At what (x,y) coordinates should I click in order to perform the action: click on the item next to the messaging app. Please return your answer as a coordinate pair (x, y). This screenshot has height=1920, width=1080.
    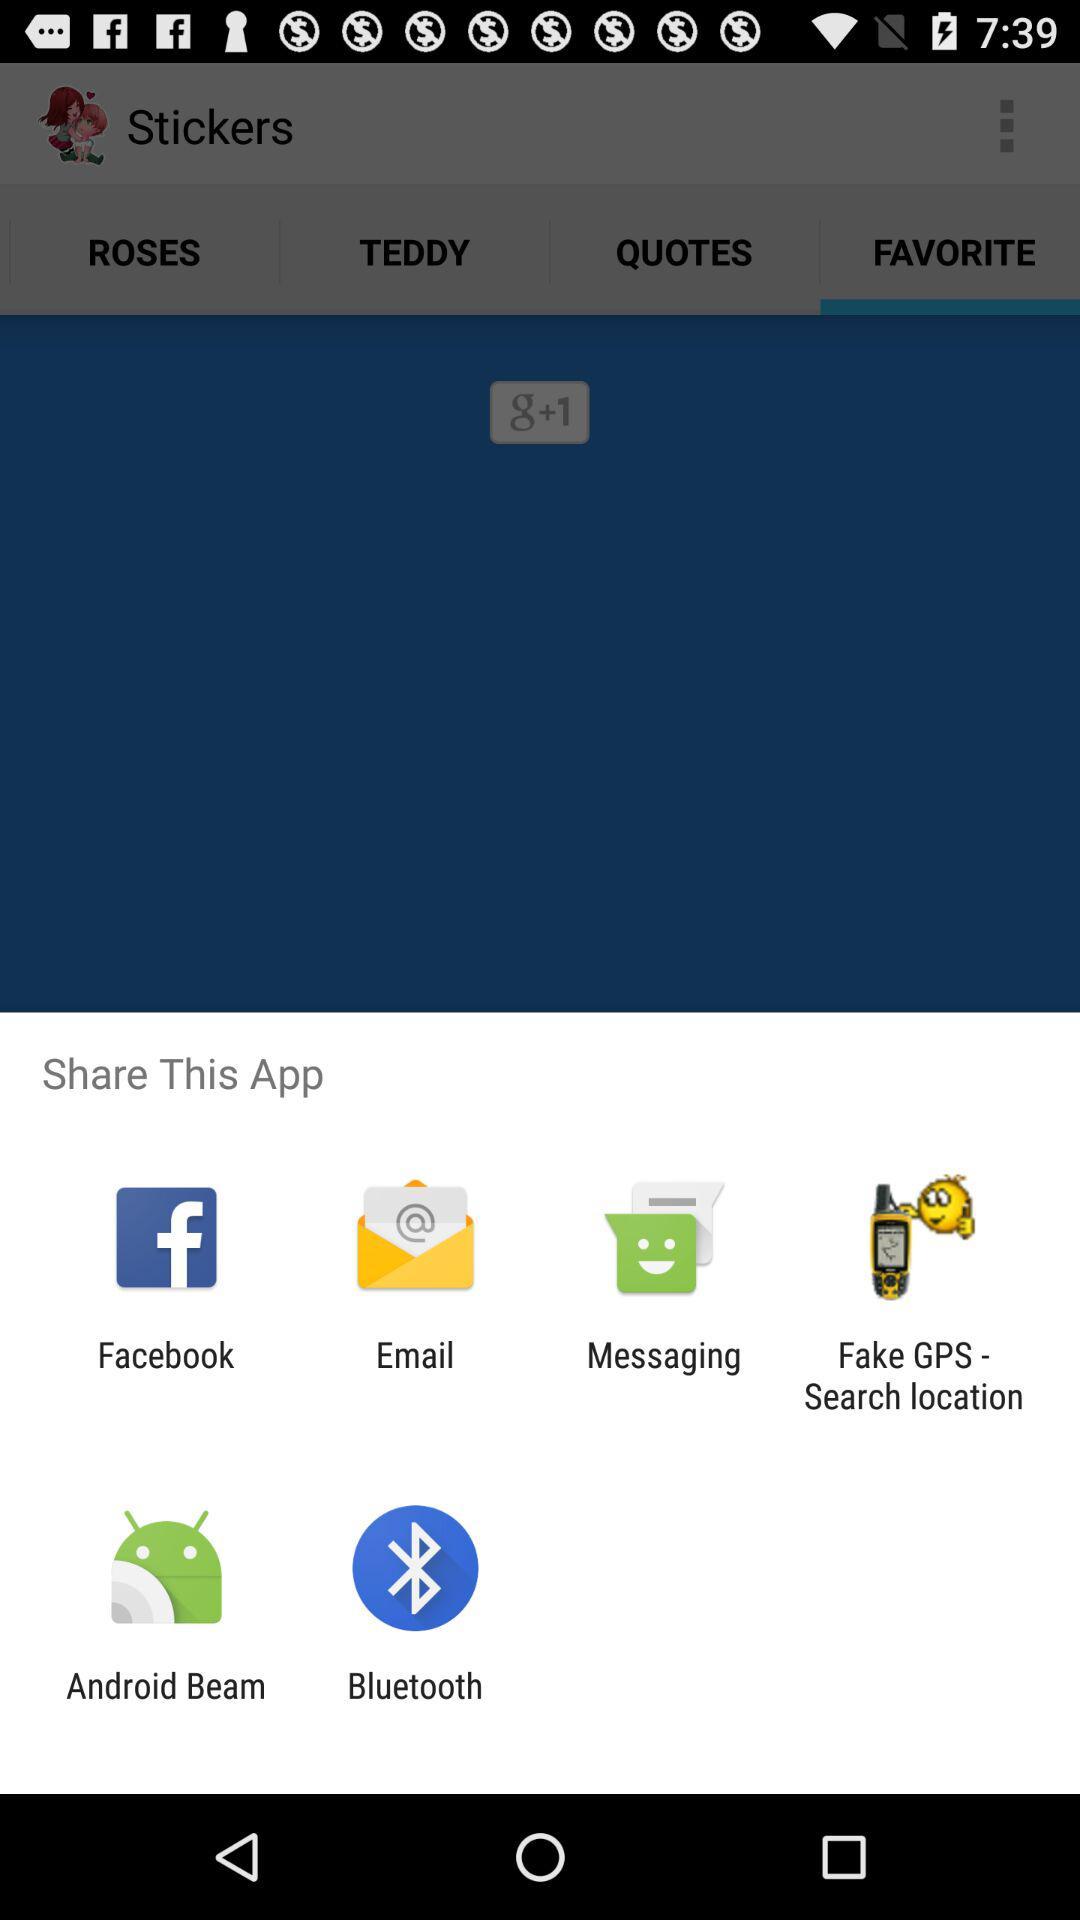
    Looking at the image, I should click on (913, 1374).